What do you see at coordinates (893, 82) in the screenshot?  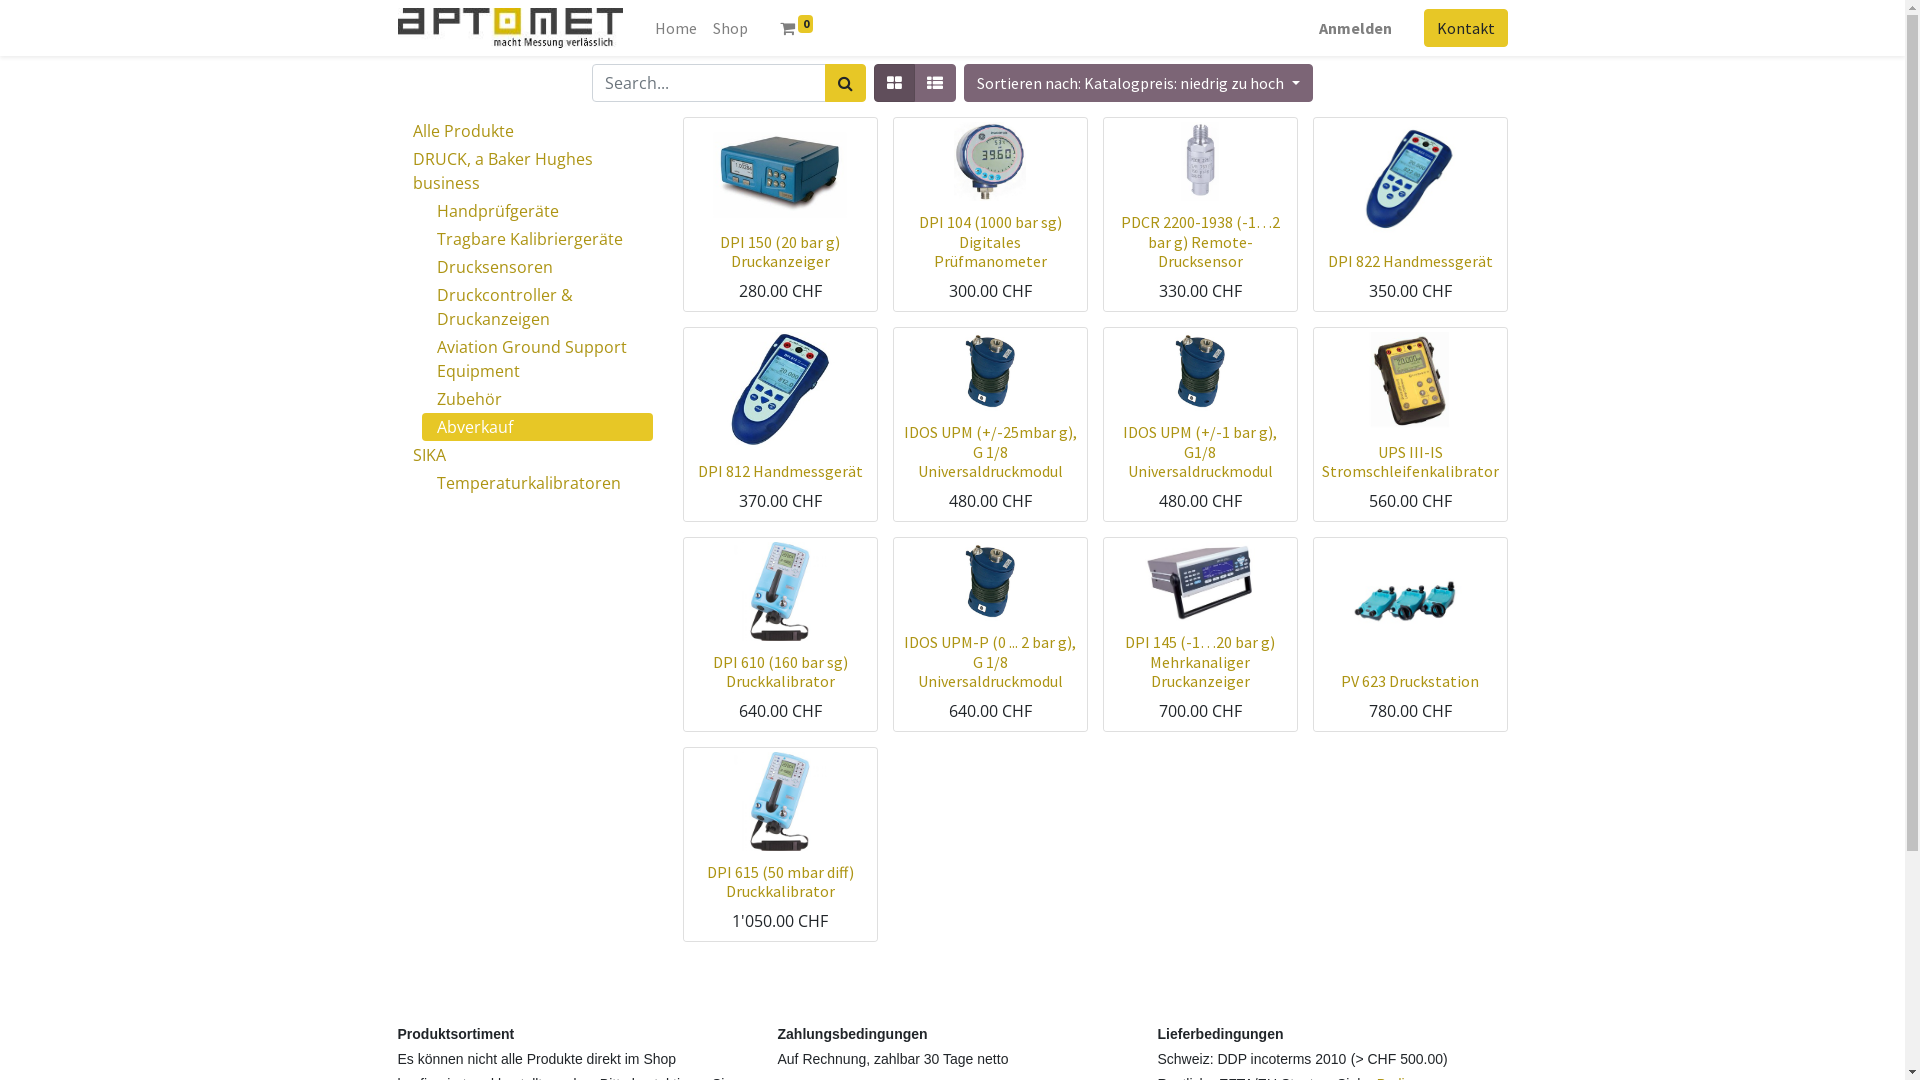 I see `'Gitter'` at bounding box center [893, 82].